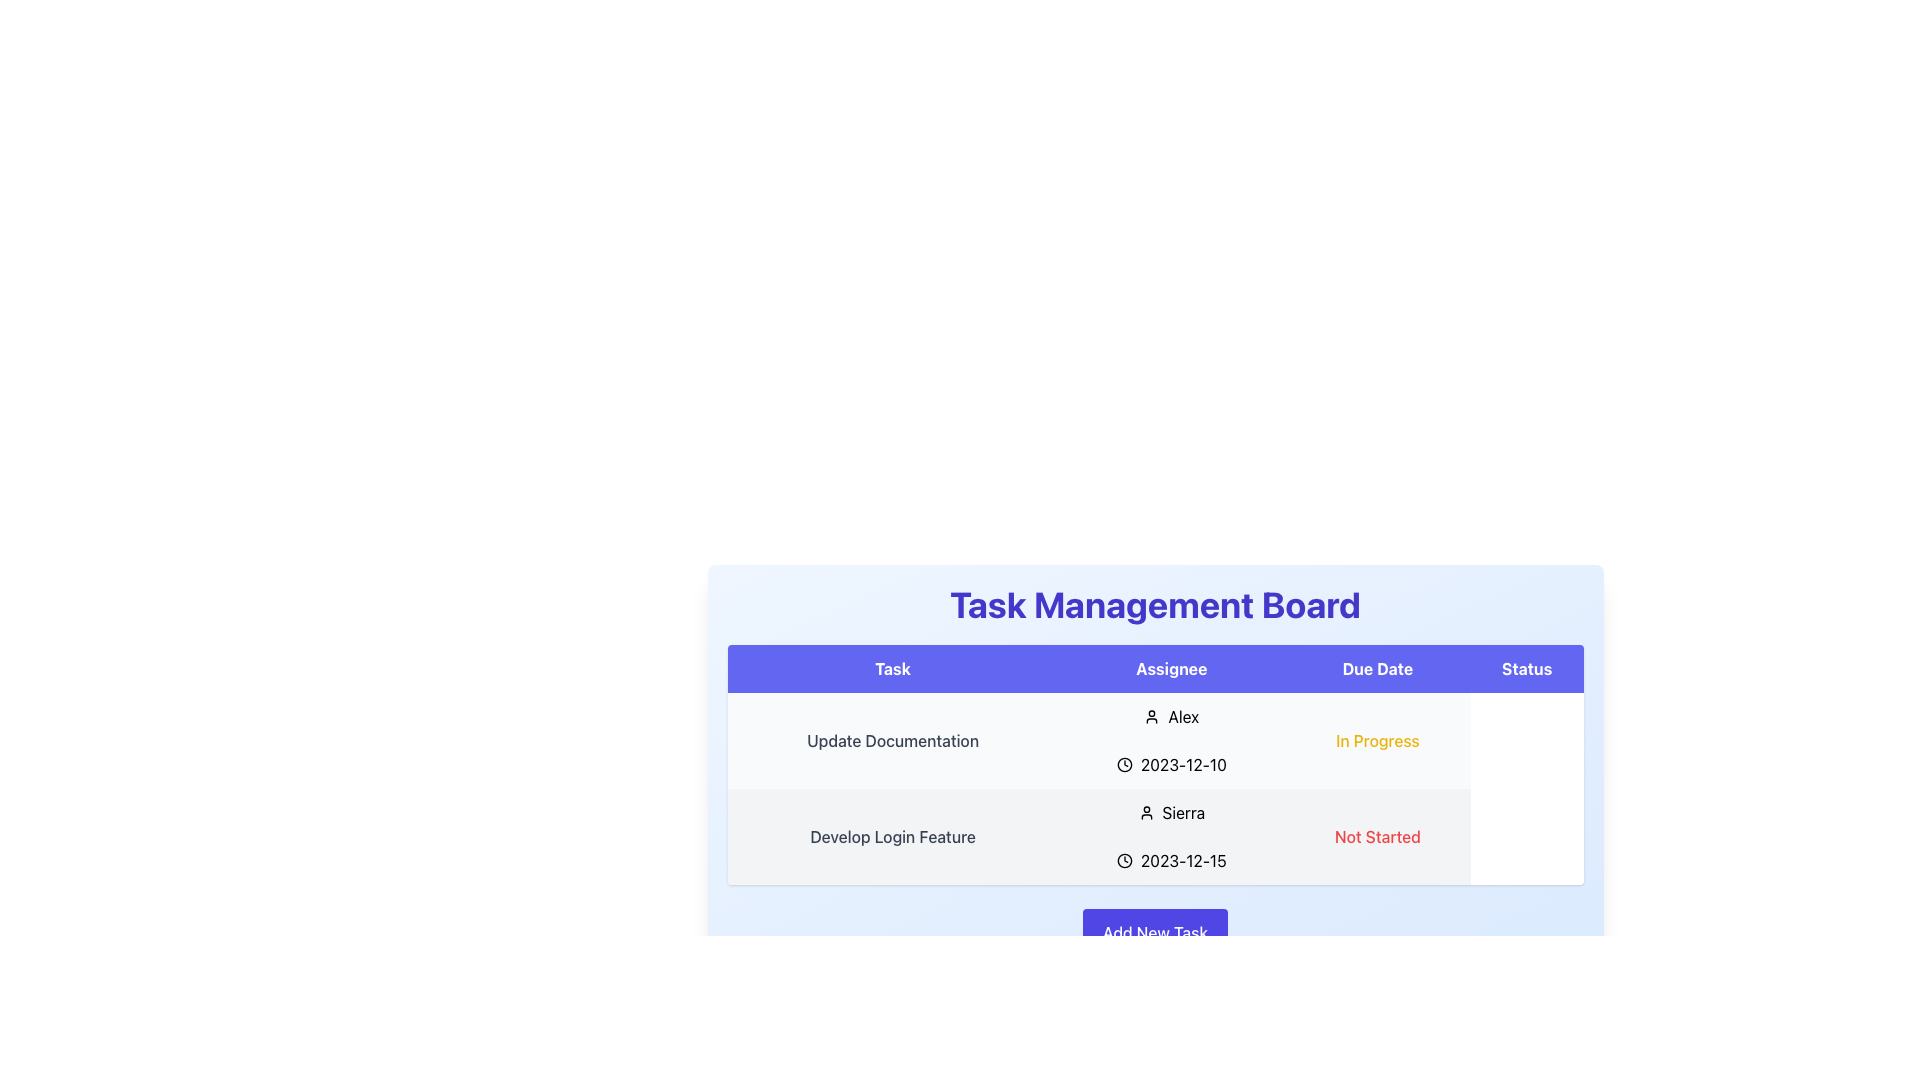  Describe the element at coordinates (891, 740) in the screenshot. I see `the text label that reads 'Update Documentation', which is located in the first column of a multi-column table under the 'Task' header` at that location.